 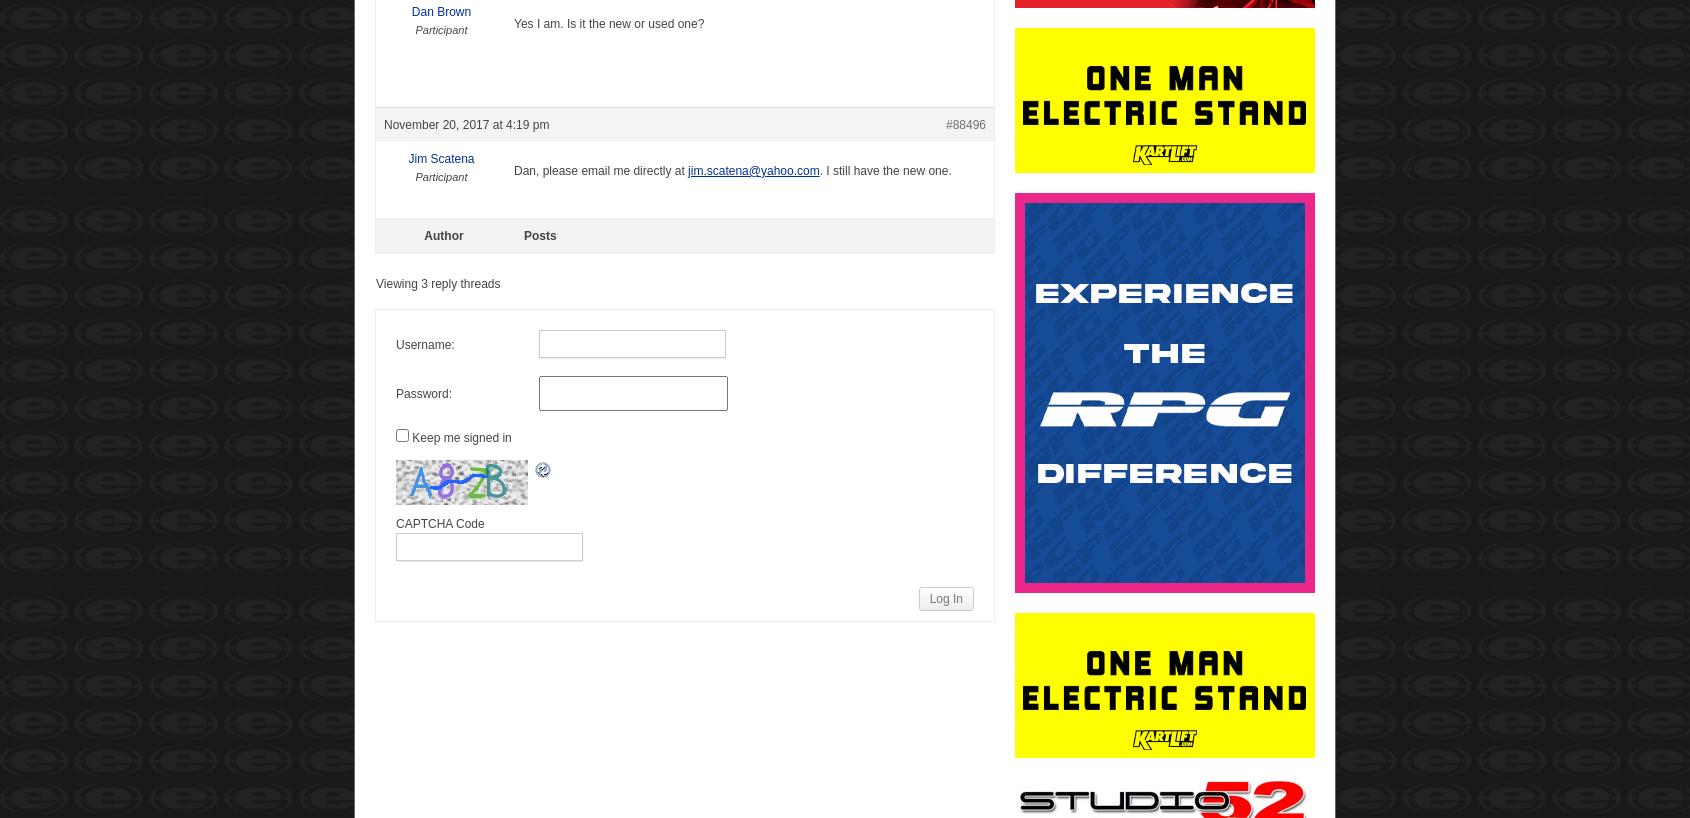 I want to click on 'jim.scatena@yahoo.com', so click(x=752, y=168).